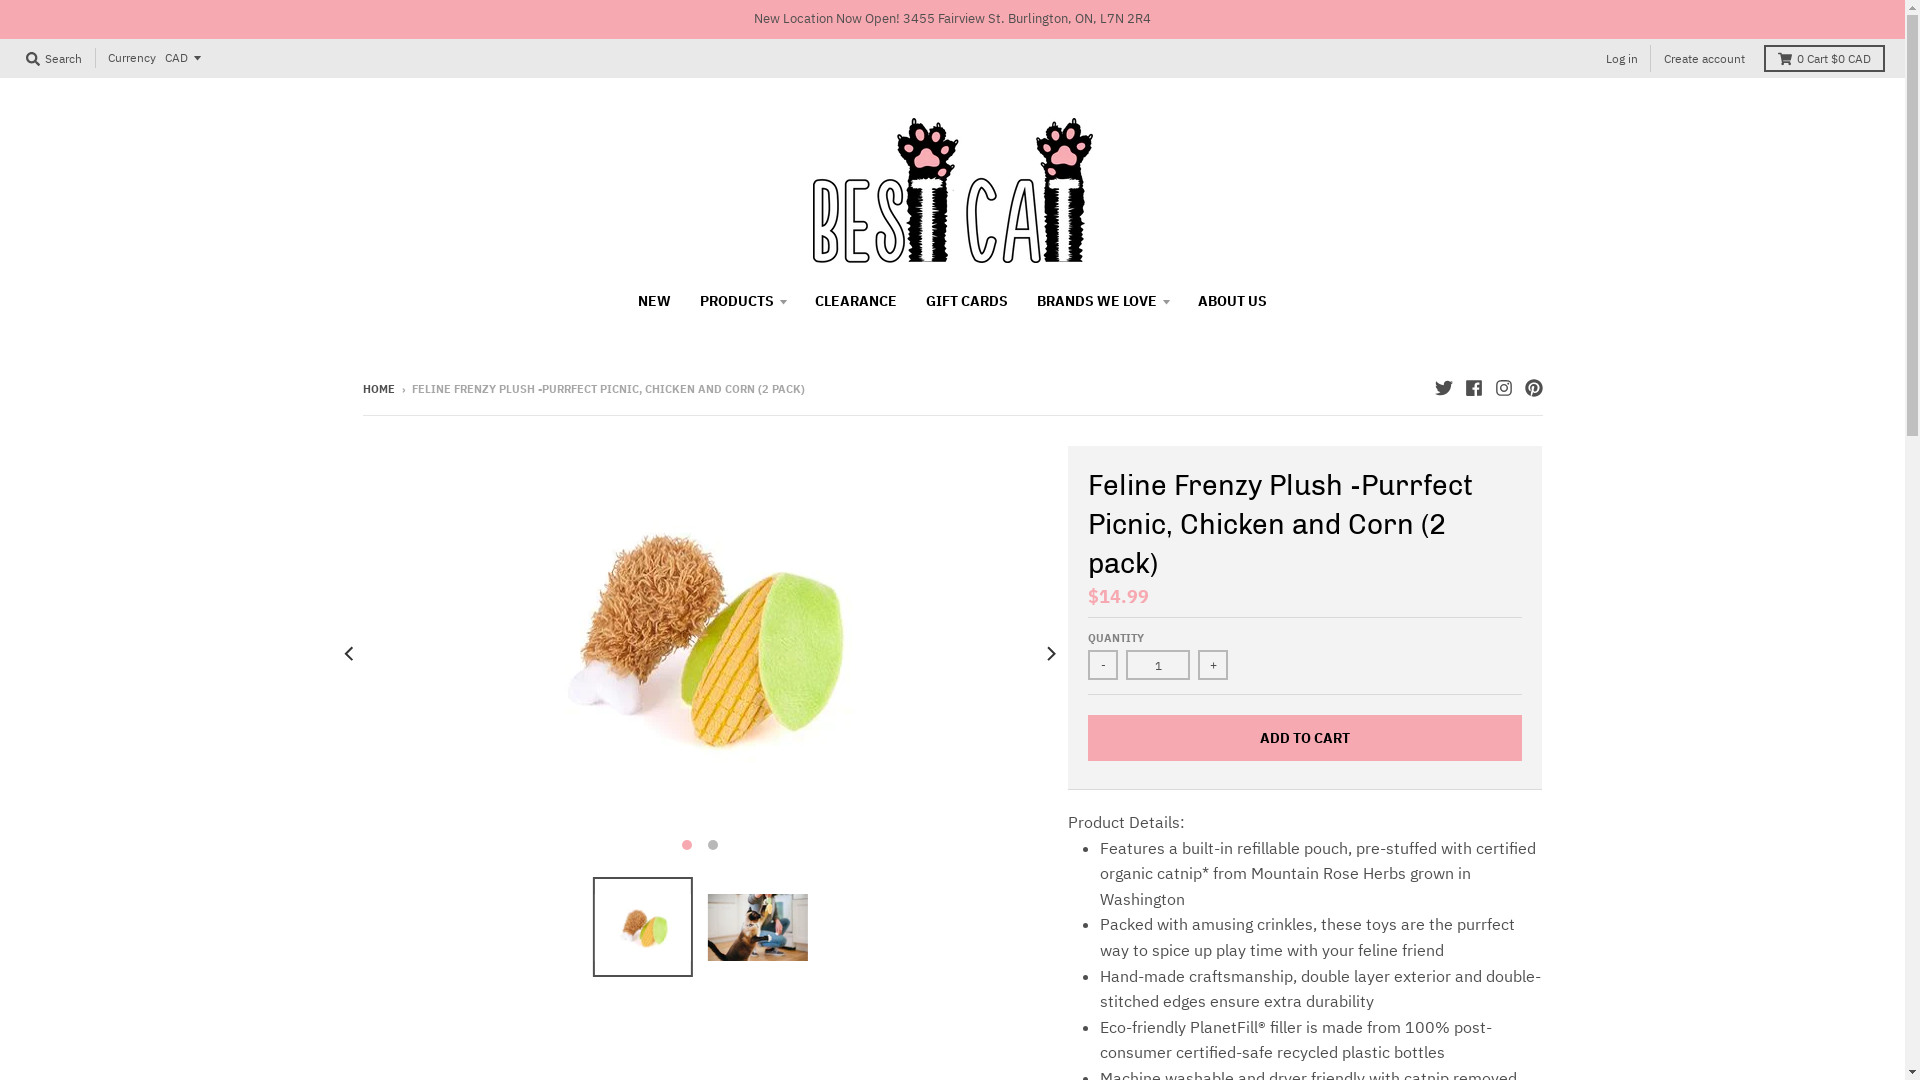 Image resolution: width=1920 pixels, height=1080 pixels. I want to click on 'Log in', so click(1622, 57).